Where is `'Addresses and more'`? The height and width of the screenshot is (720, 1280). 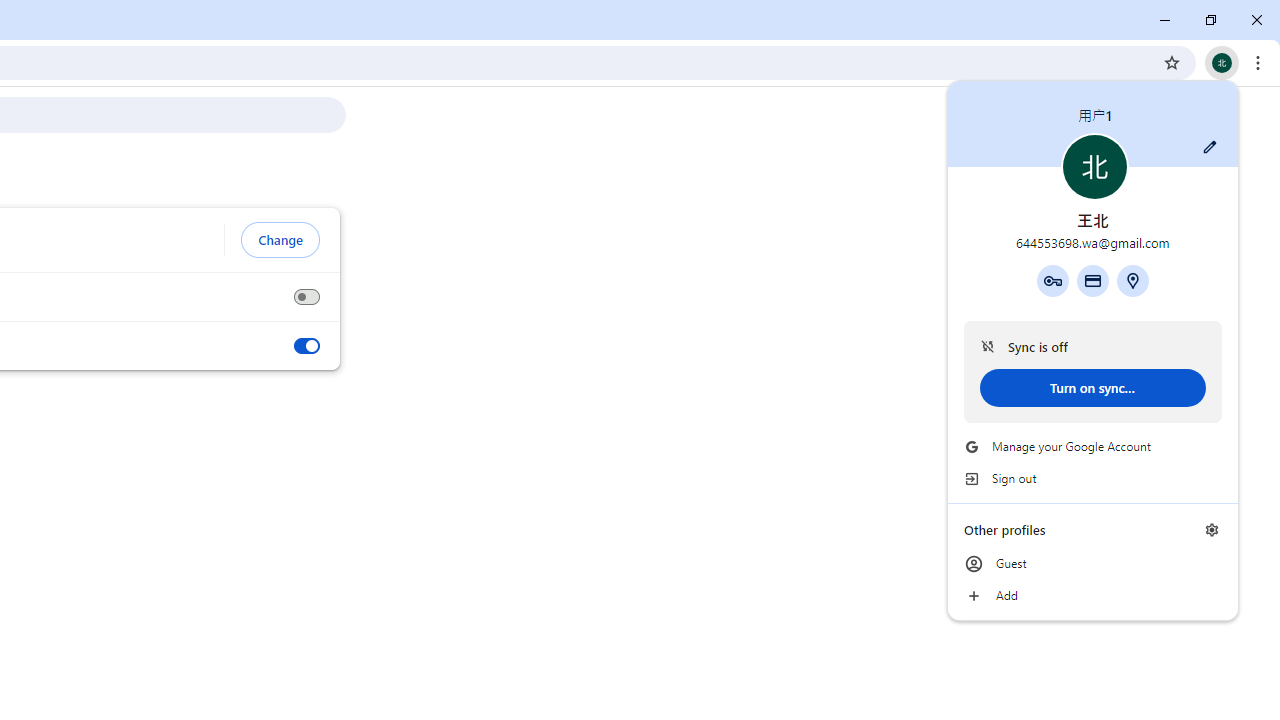 'Addresses and more' is located at coordinates (1133, 280).